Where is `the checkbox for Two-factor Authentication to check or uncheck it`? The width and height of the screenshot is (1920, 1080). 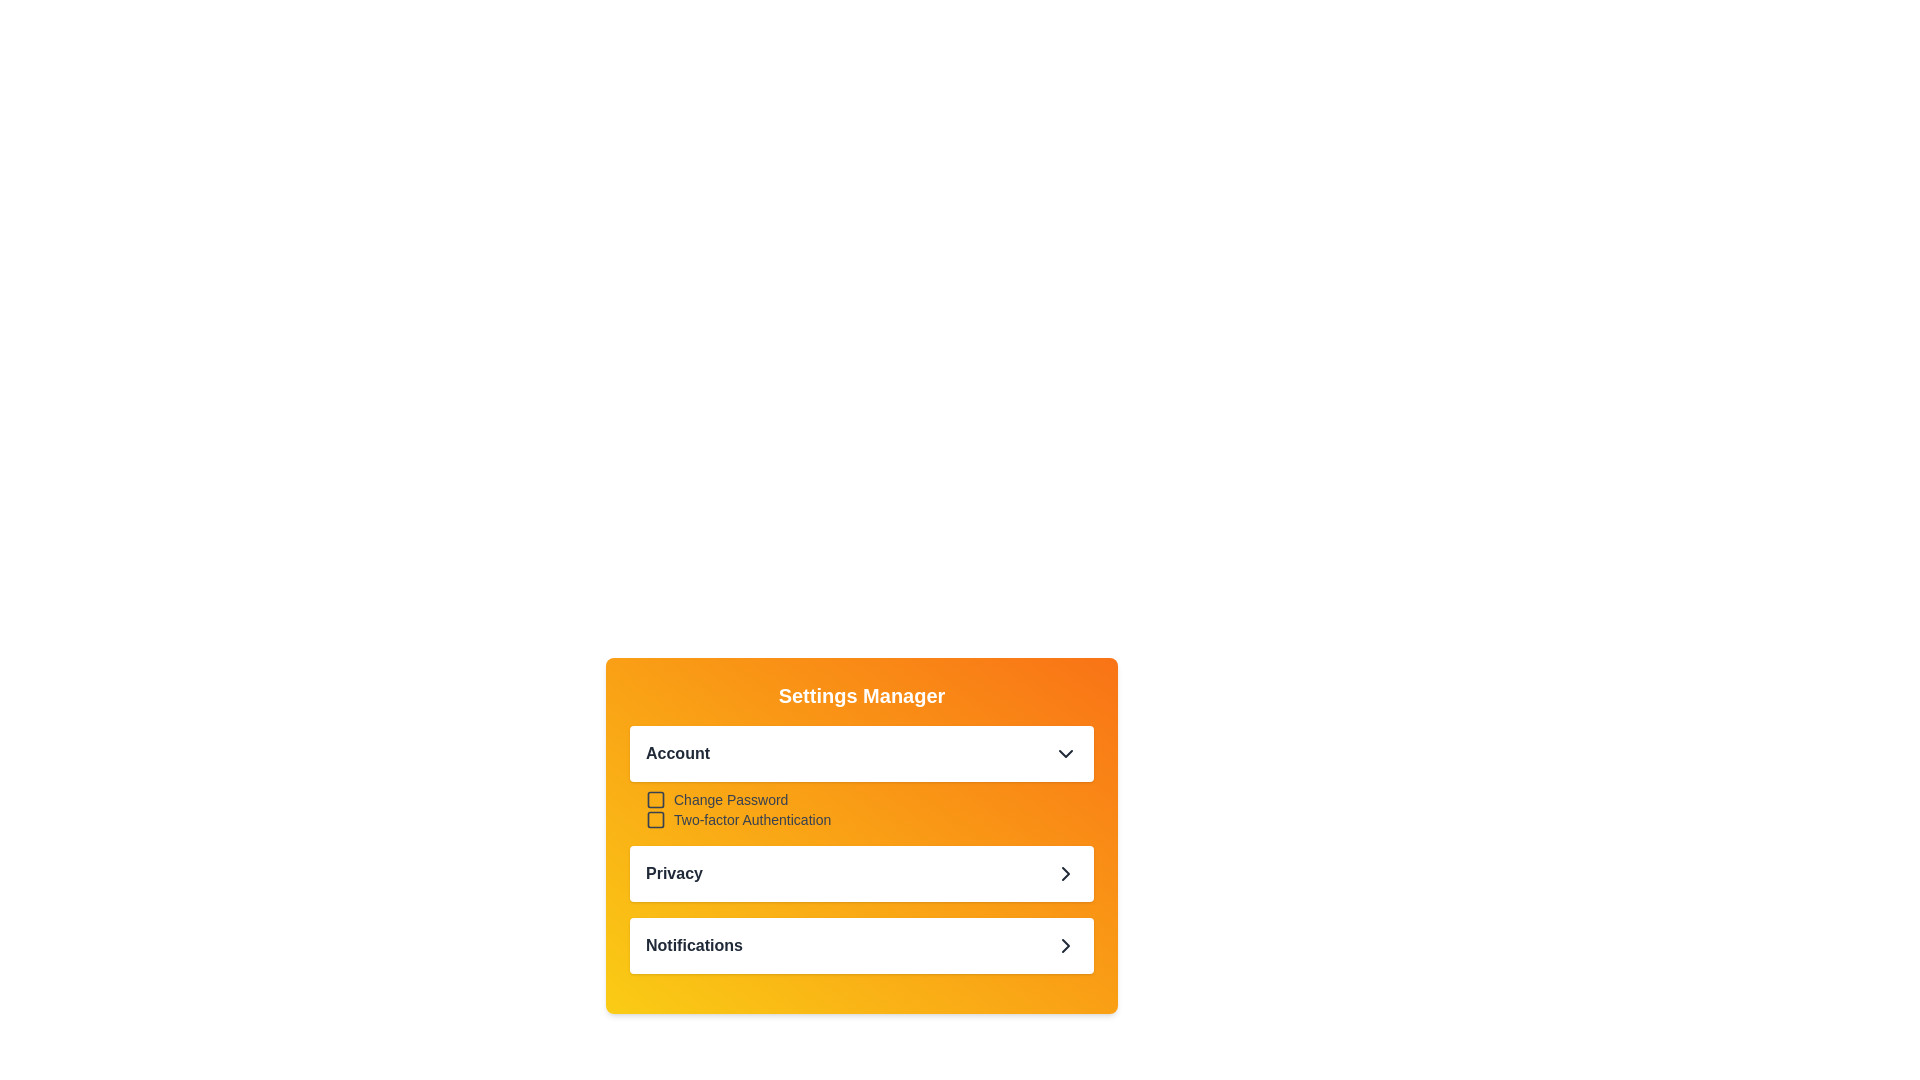
the checkbox for Two-factor Authentication to check or uncheck it is located at coordinates (656, 820).